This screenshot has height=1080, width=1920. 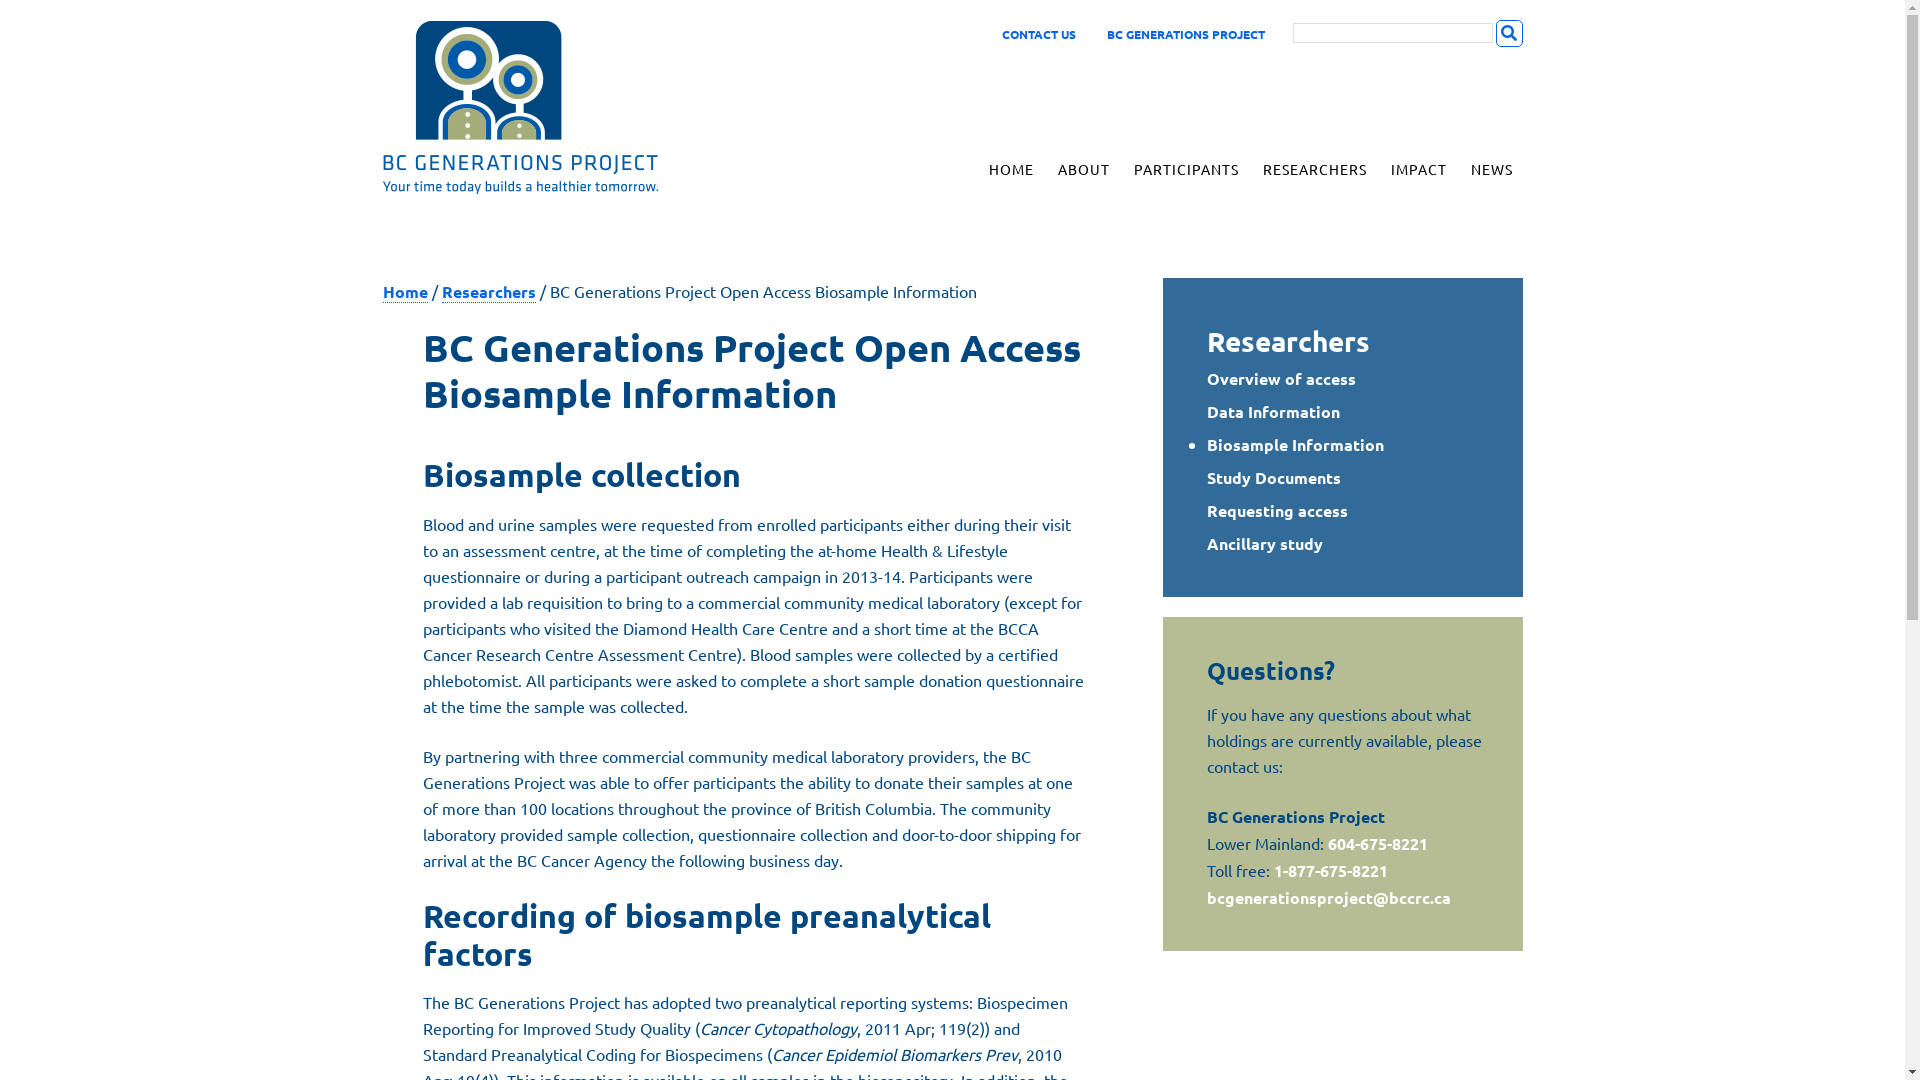 What do you see at coordinates (1272, 476) in the screenshot?
I see `'Study Documents'` at bounding box center [1272, 476].